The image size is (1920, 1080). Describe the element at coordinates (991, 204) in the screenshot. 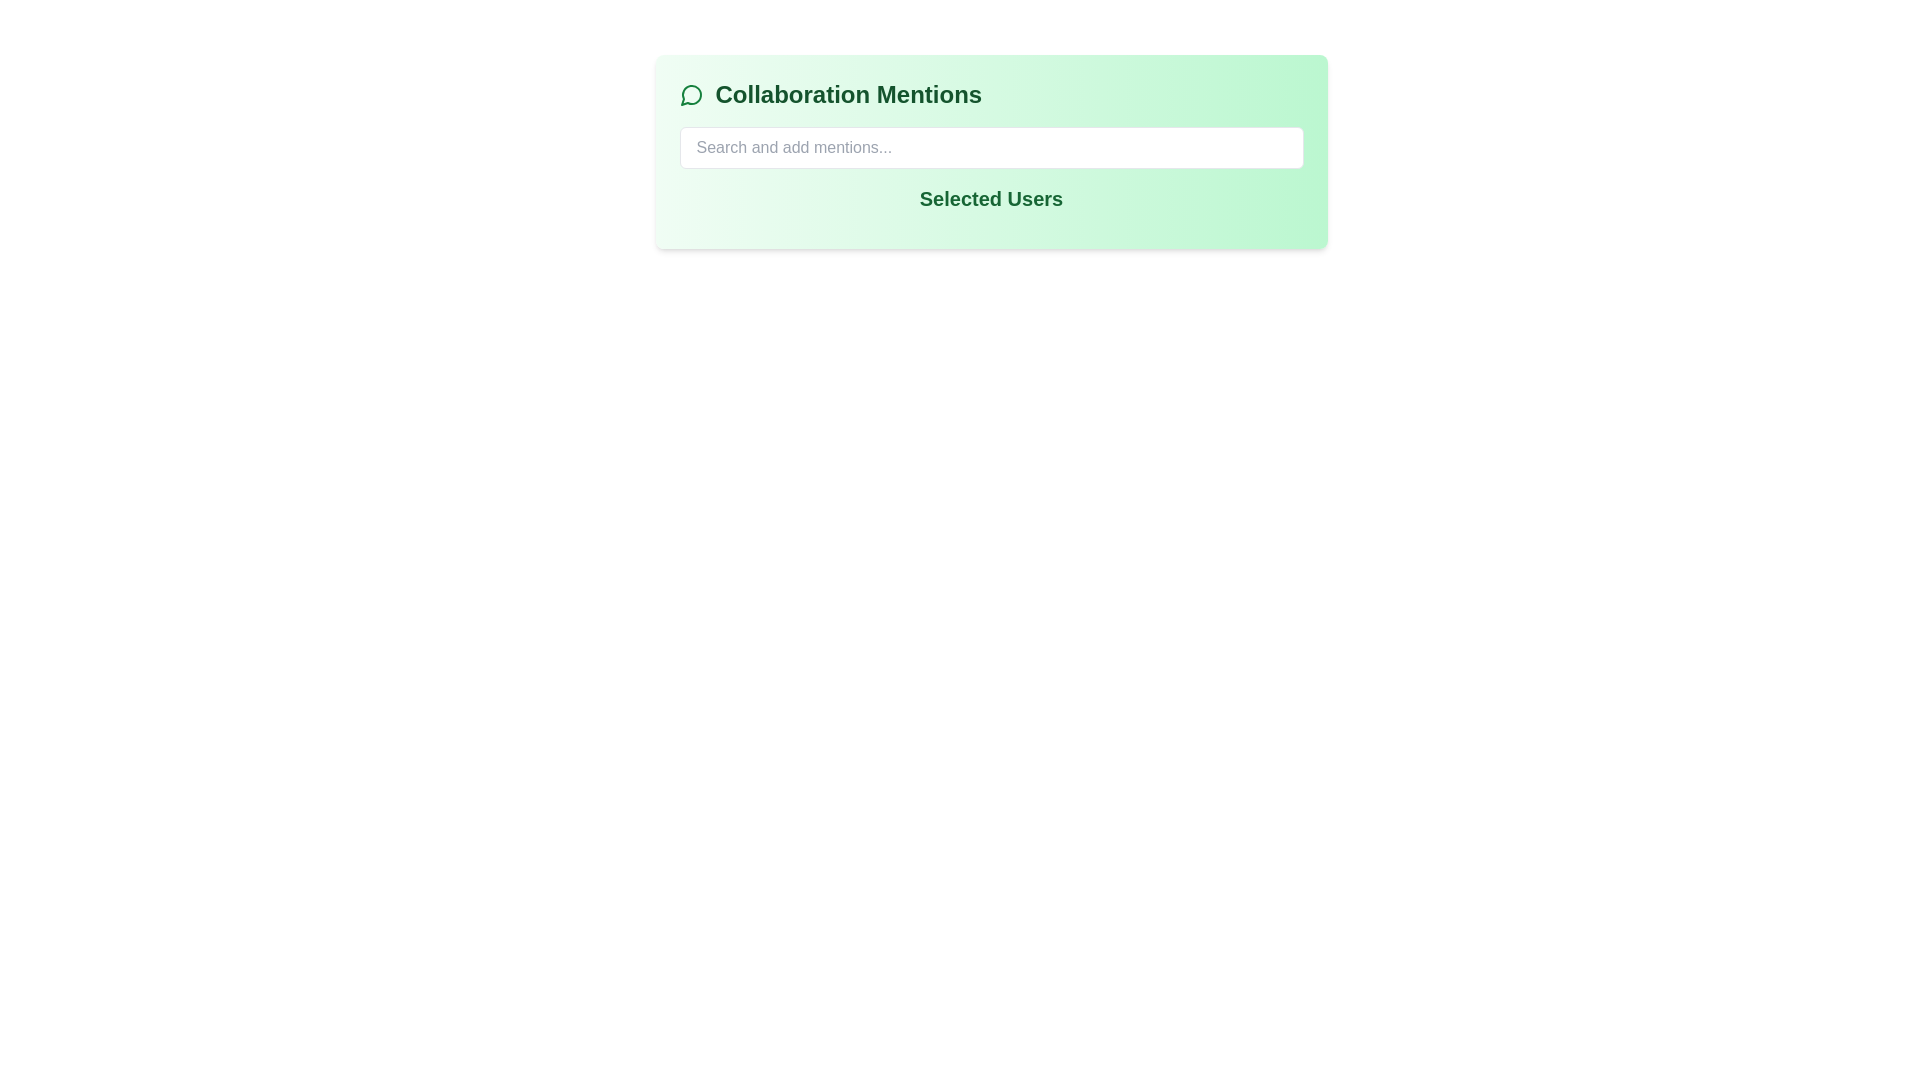

I see `the 'Selected Users' text label element, which is bold and green, located below the 'Search and add mentions...' input field in the 'Collaboration Mentions' card` at that location.